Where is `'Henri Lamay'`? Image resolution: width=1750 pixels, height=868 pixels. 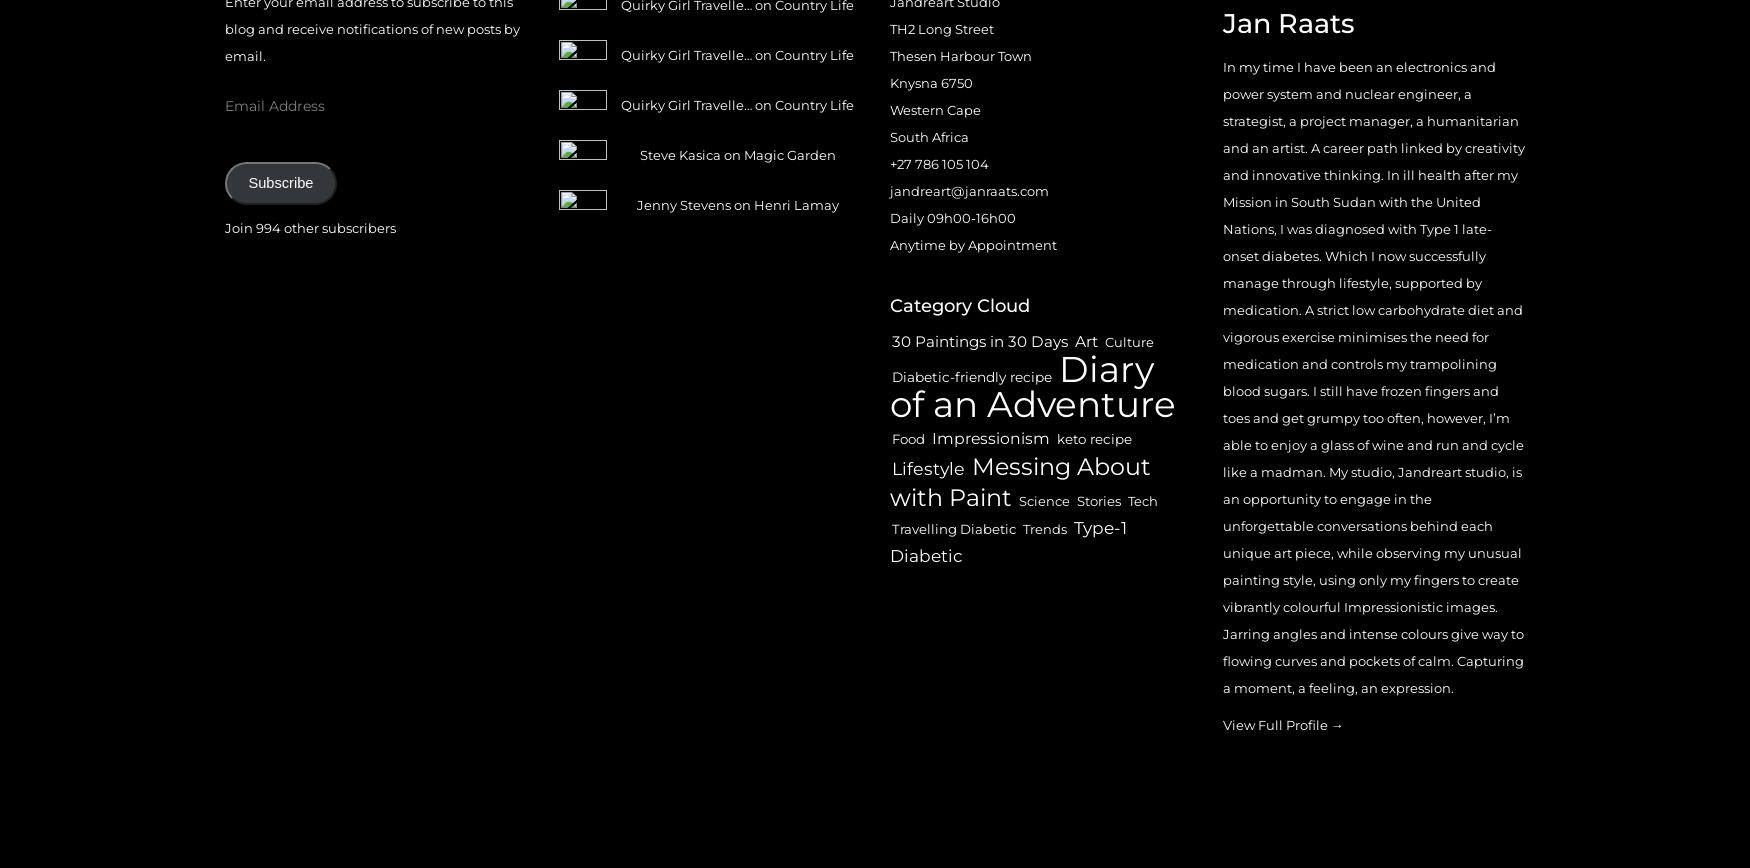 'Henri Lamay' is located at coordinates (752, 203).